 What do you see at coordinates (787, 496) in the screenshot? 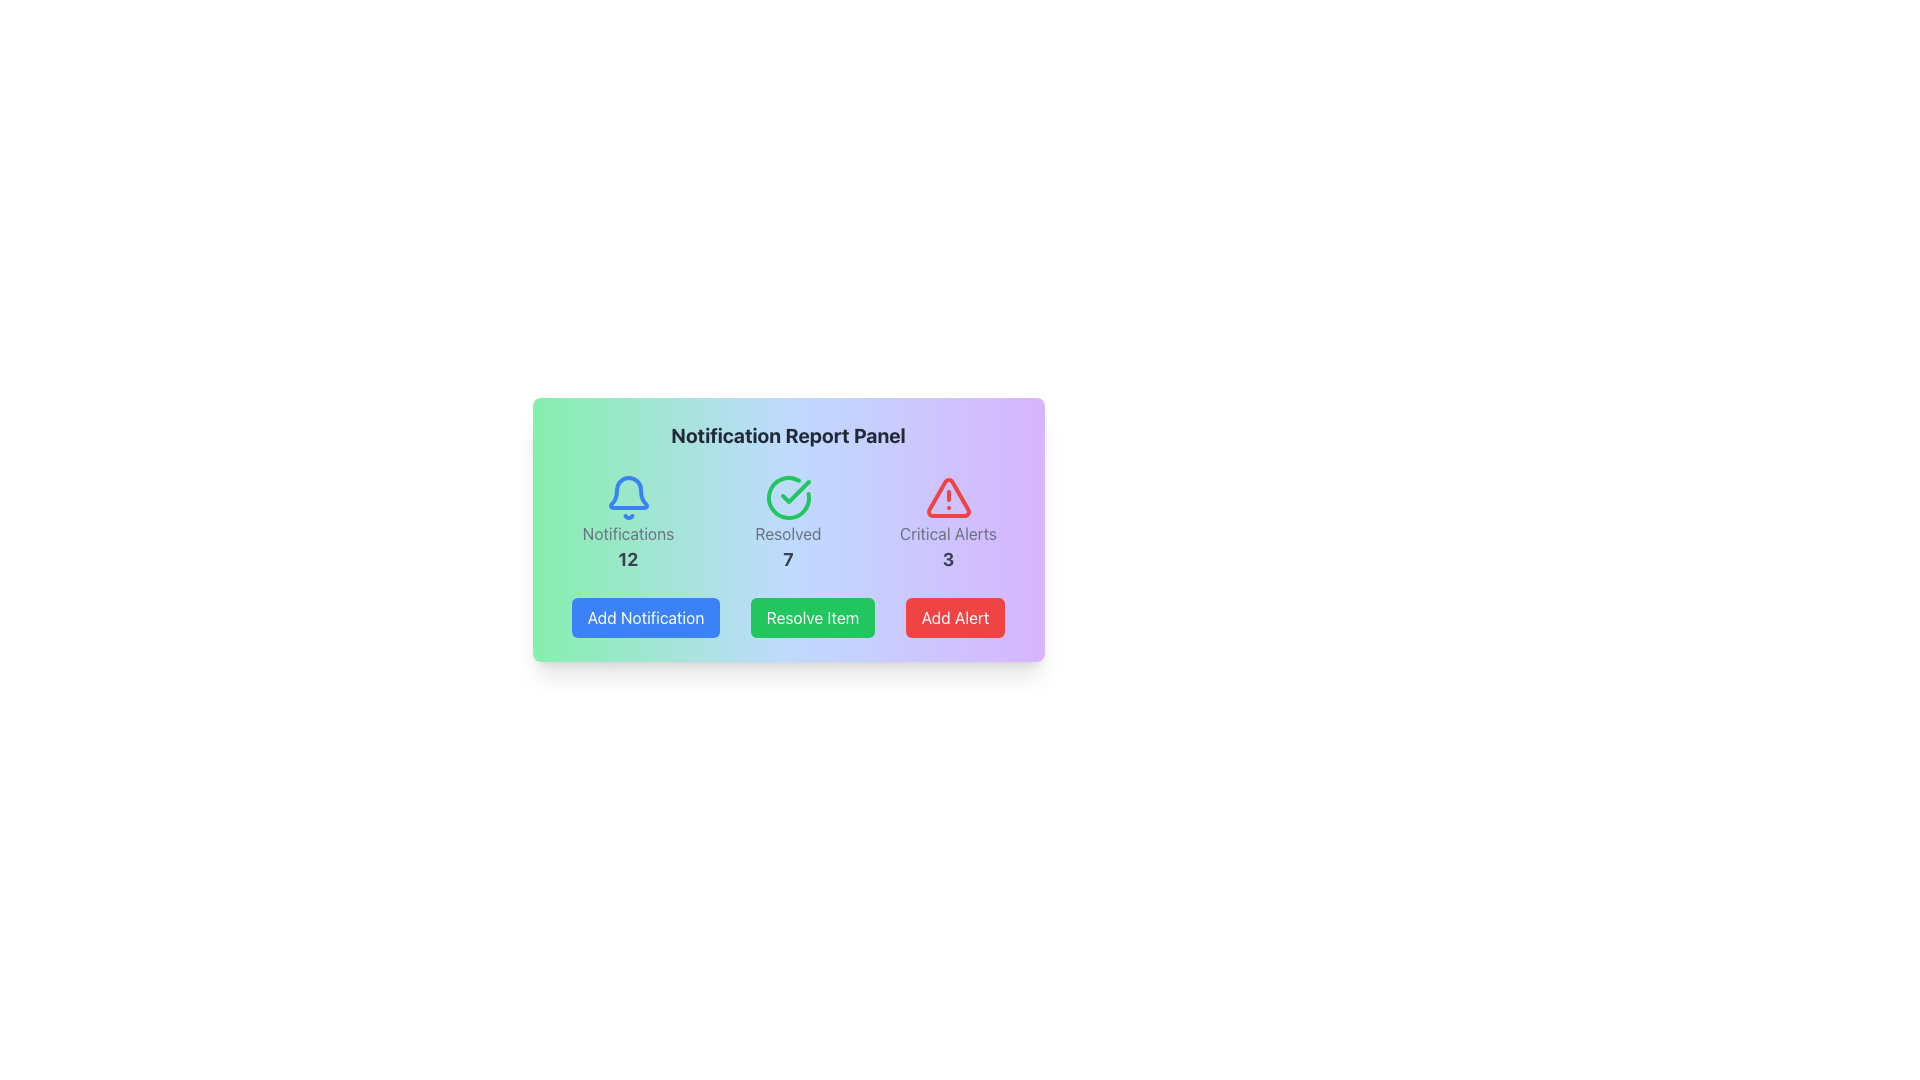
I see `the status icon in the 'Resolved' section of the Notification Report Panel, which visually conveys resolved notifications and is center-aligned above the text 'Resolved' and the number '7'` at bounding box center [787, 496].